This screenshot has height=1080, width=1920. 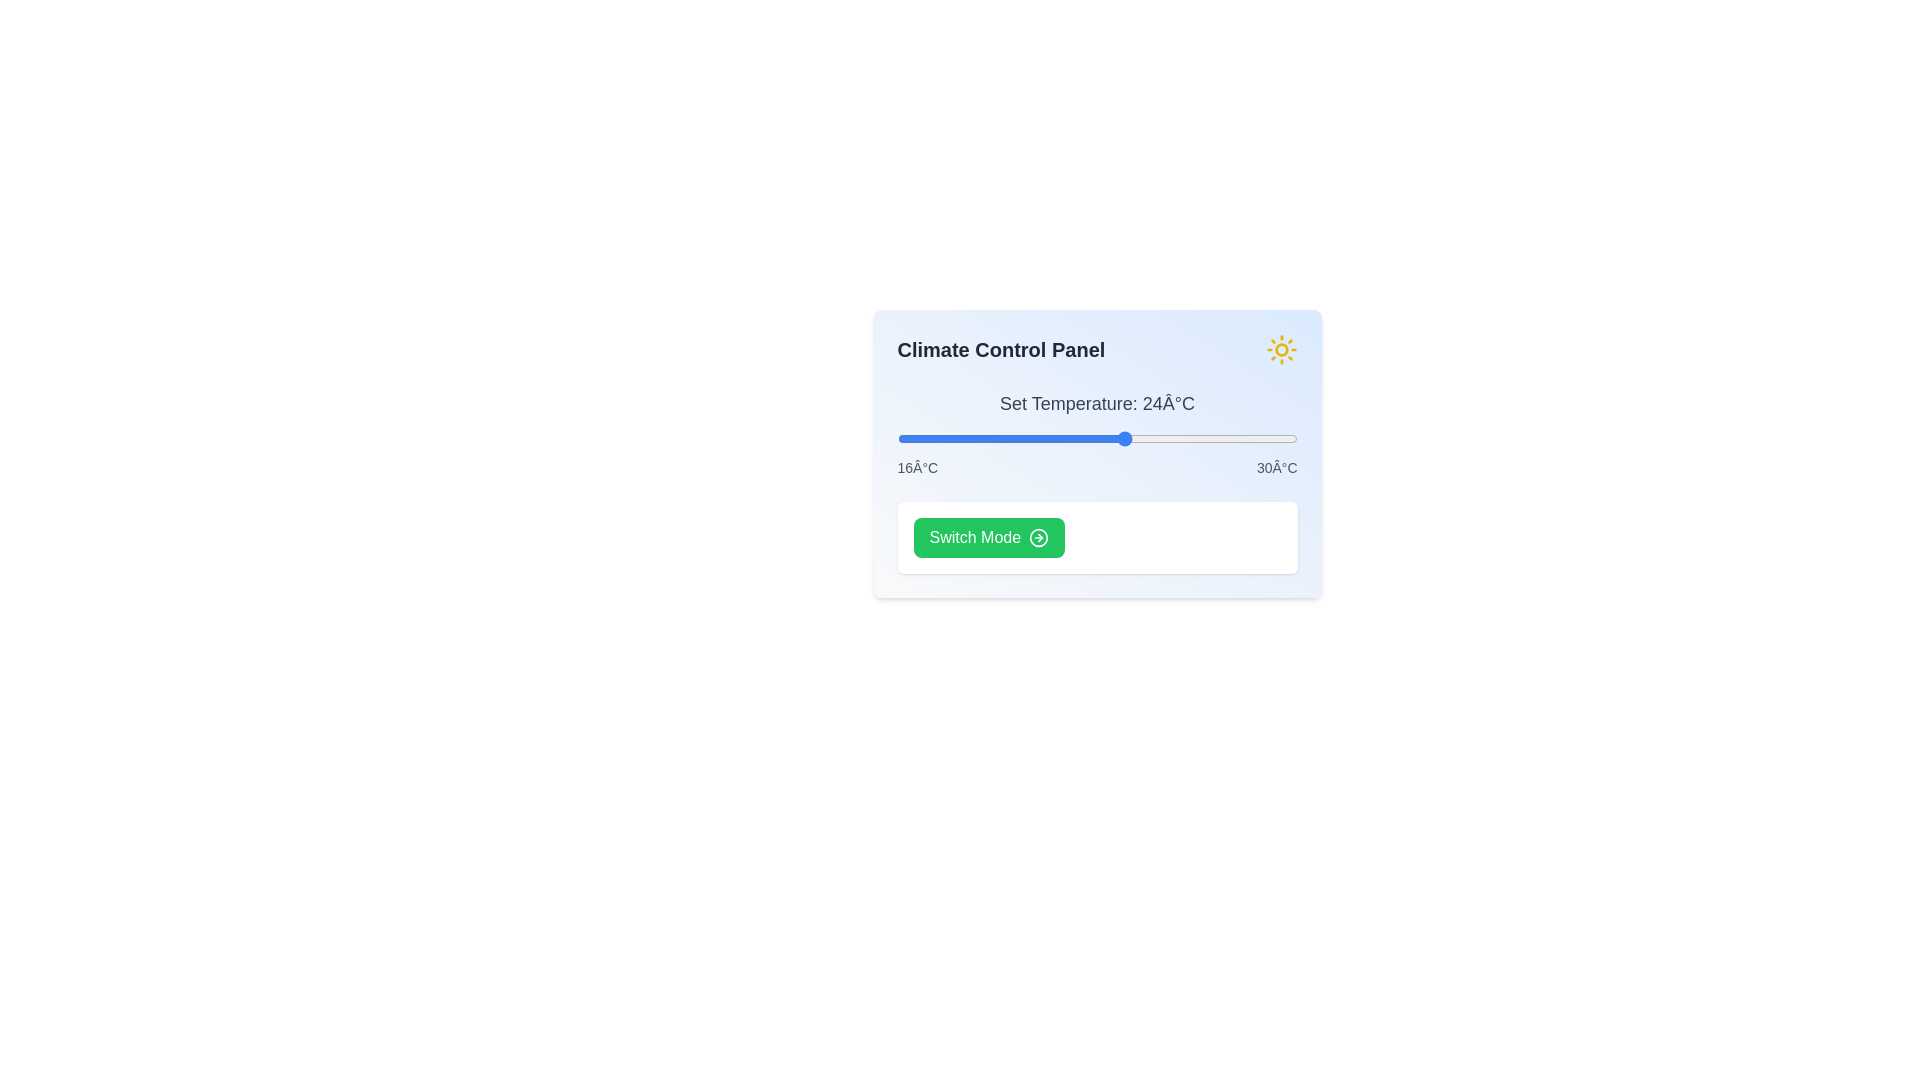 I want to click on the inner circular shape of the sun icon, which is located at the top-right corner of the 'Climate Control Panel.', so click(x=1281, y=349).